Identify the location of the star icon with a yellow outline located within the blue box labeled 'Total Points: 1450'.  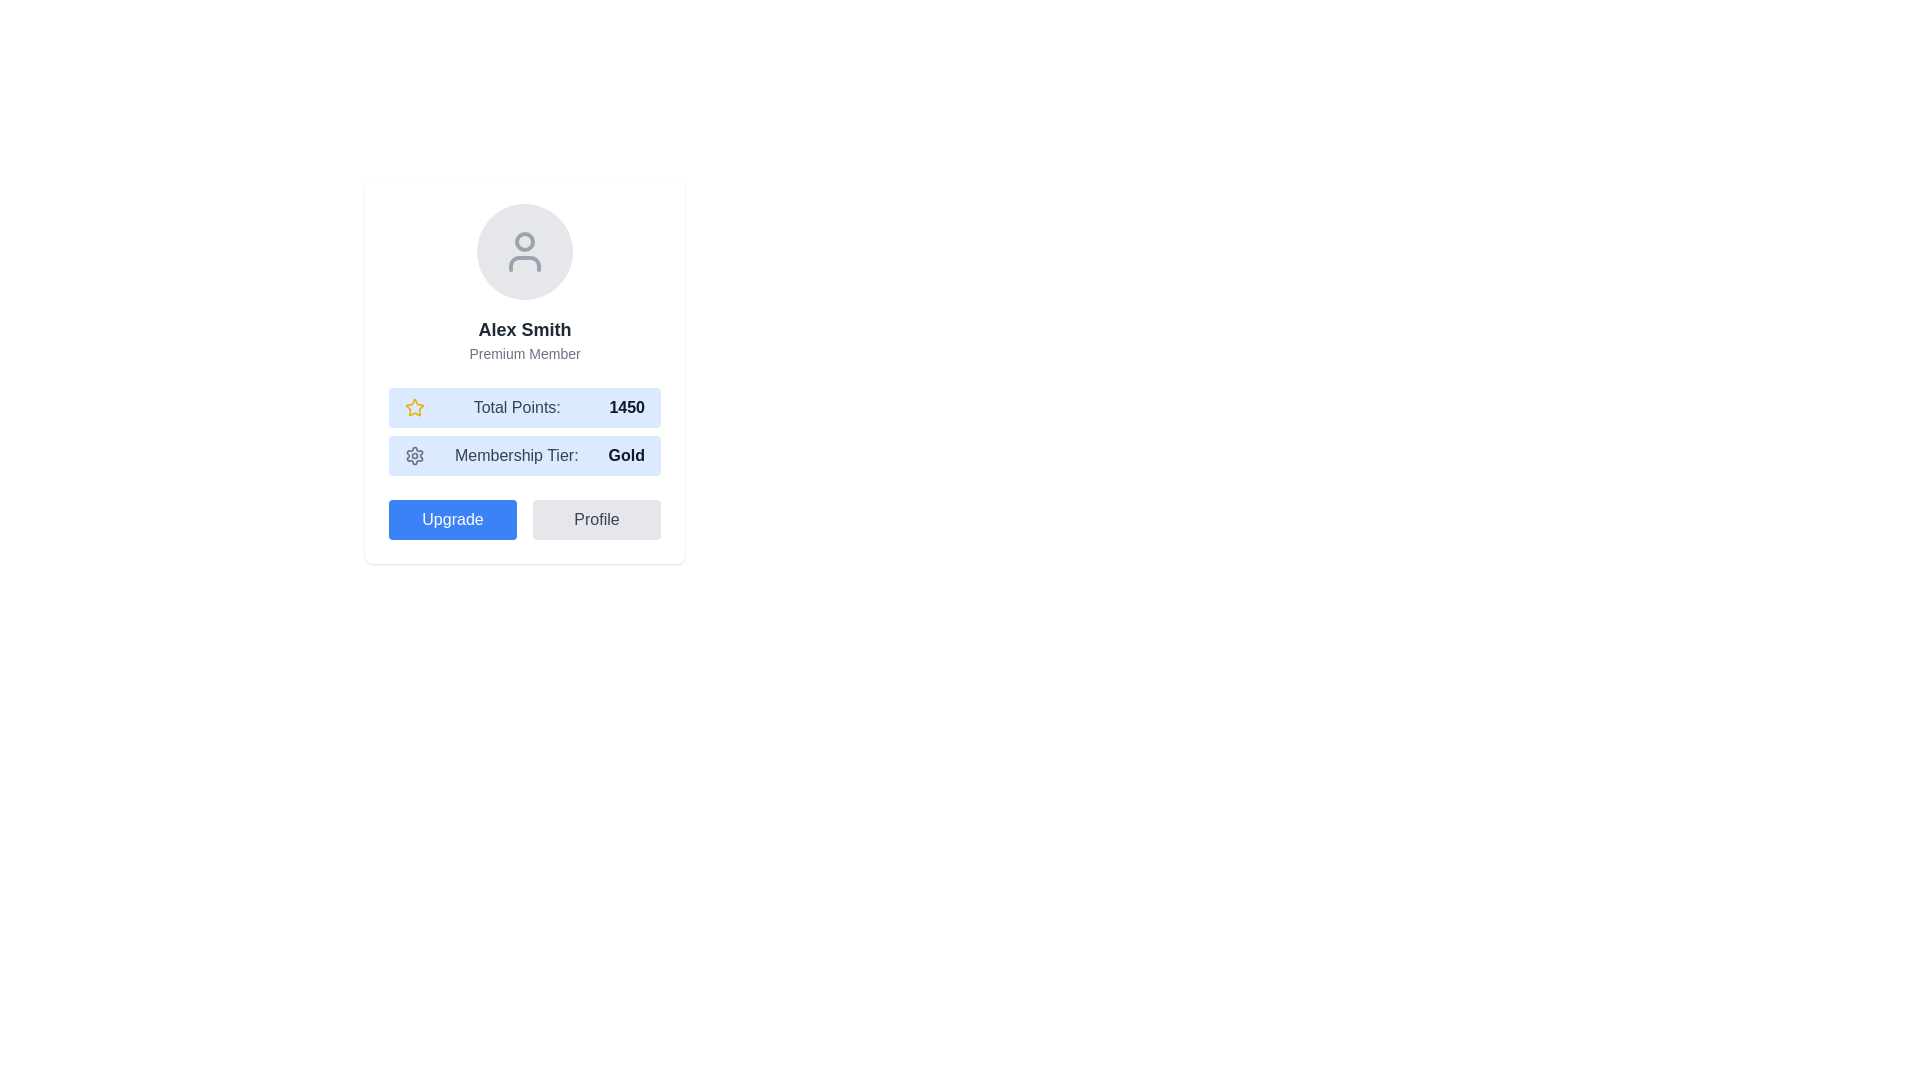
(413, 407).